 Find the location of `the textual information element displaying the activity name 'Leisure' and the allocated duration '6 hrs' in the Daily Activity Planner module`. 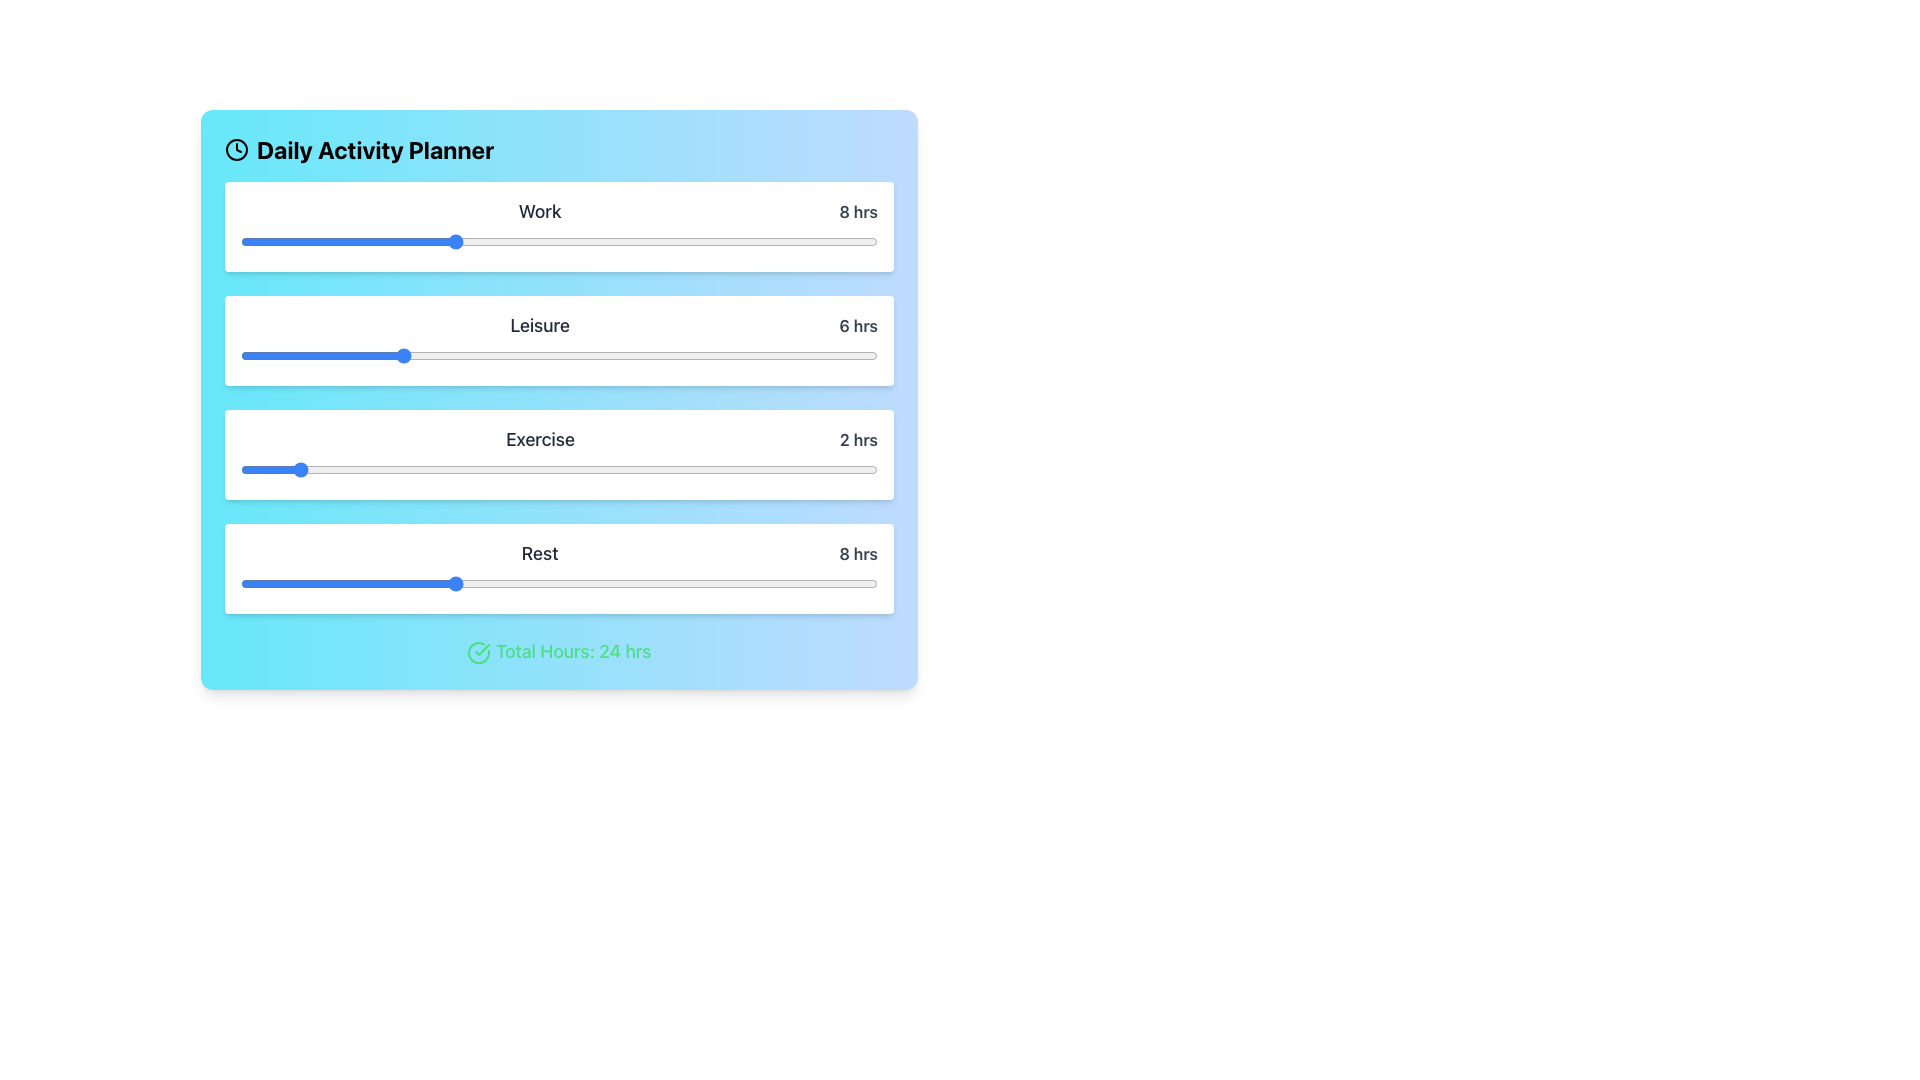

the textual information element displaying the activity name 'Leisure' and the allocated duration '6 hrs' in the Daily Activity Planner module is located at coordinates (559, 325).